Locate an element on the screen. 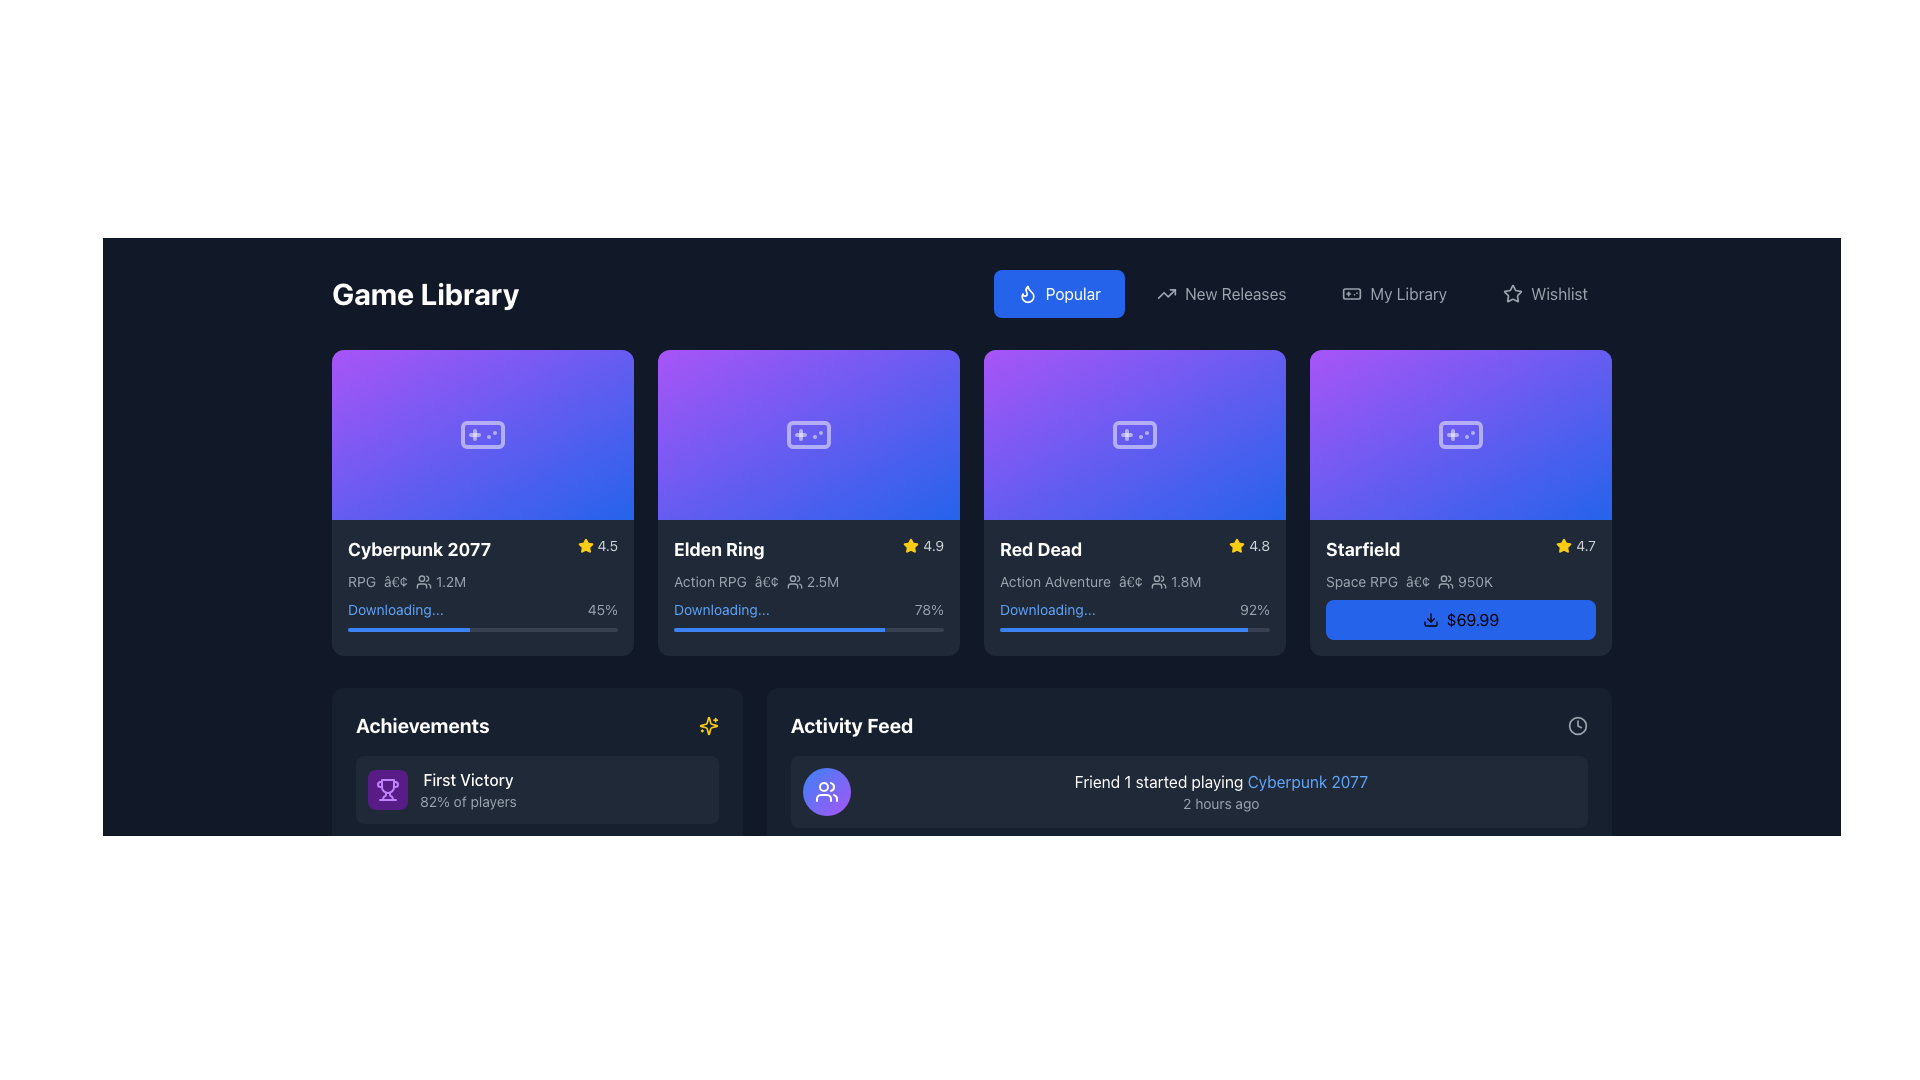 This screenshot has width=1920, height=1080. the title text of the game card labeled 'Starfield' located in the top-right part of the application is located at coordinates (1362, 549).